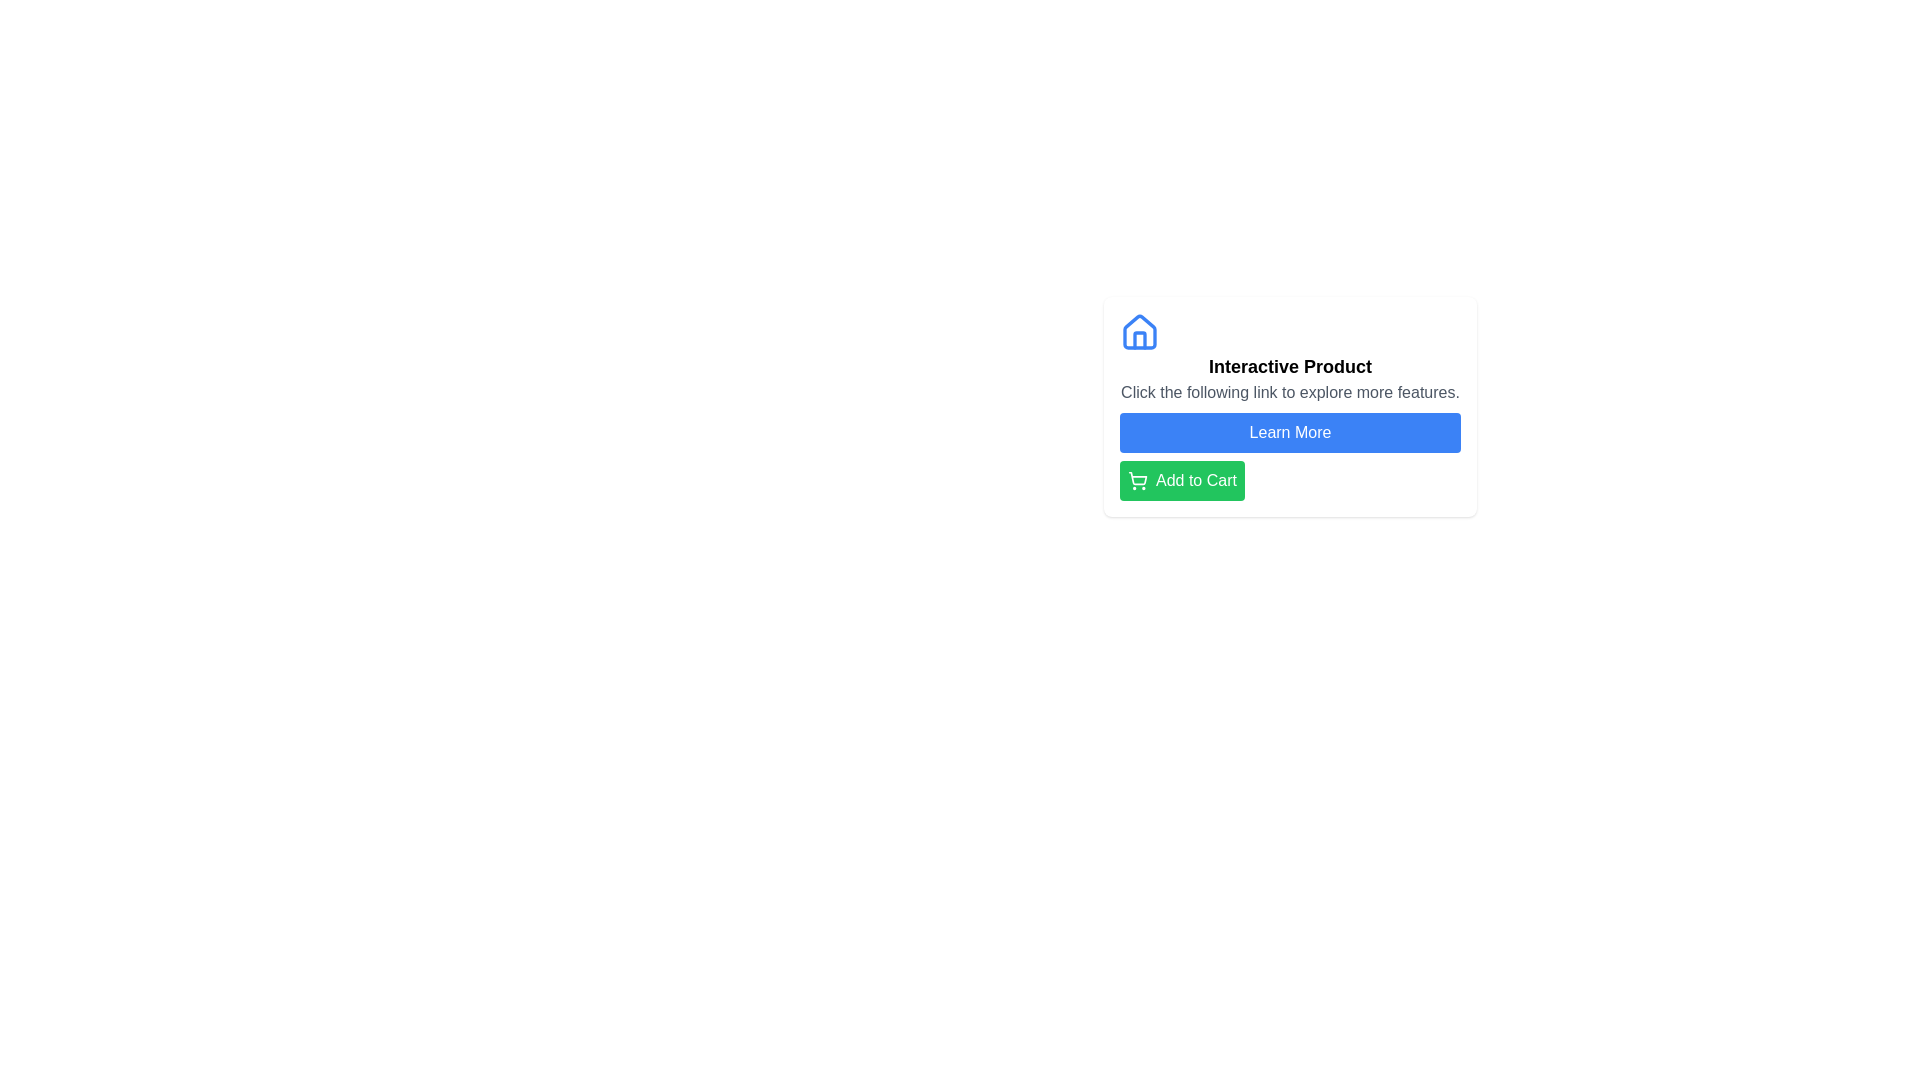 This screenshot has width=1920, height=1080. Describe the element at coordinates (1137, 478) in the screenshot. I see `the shopping cart icon located at the center of the green 'Add to Cart' button` at that location.